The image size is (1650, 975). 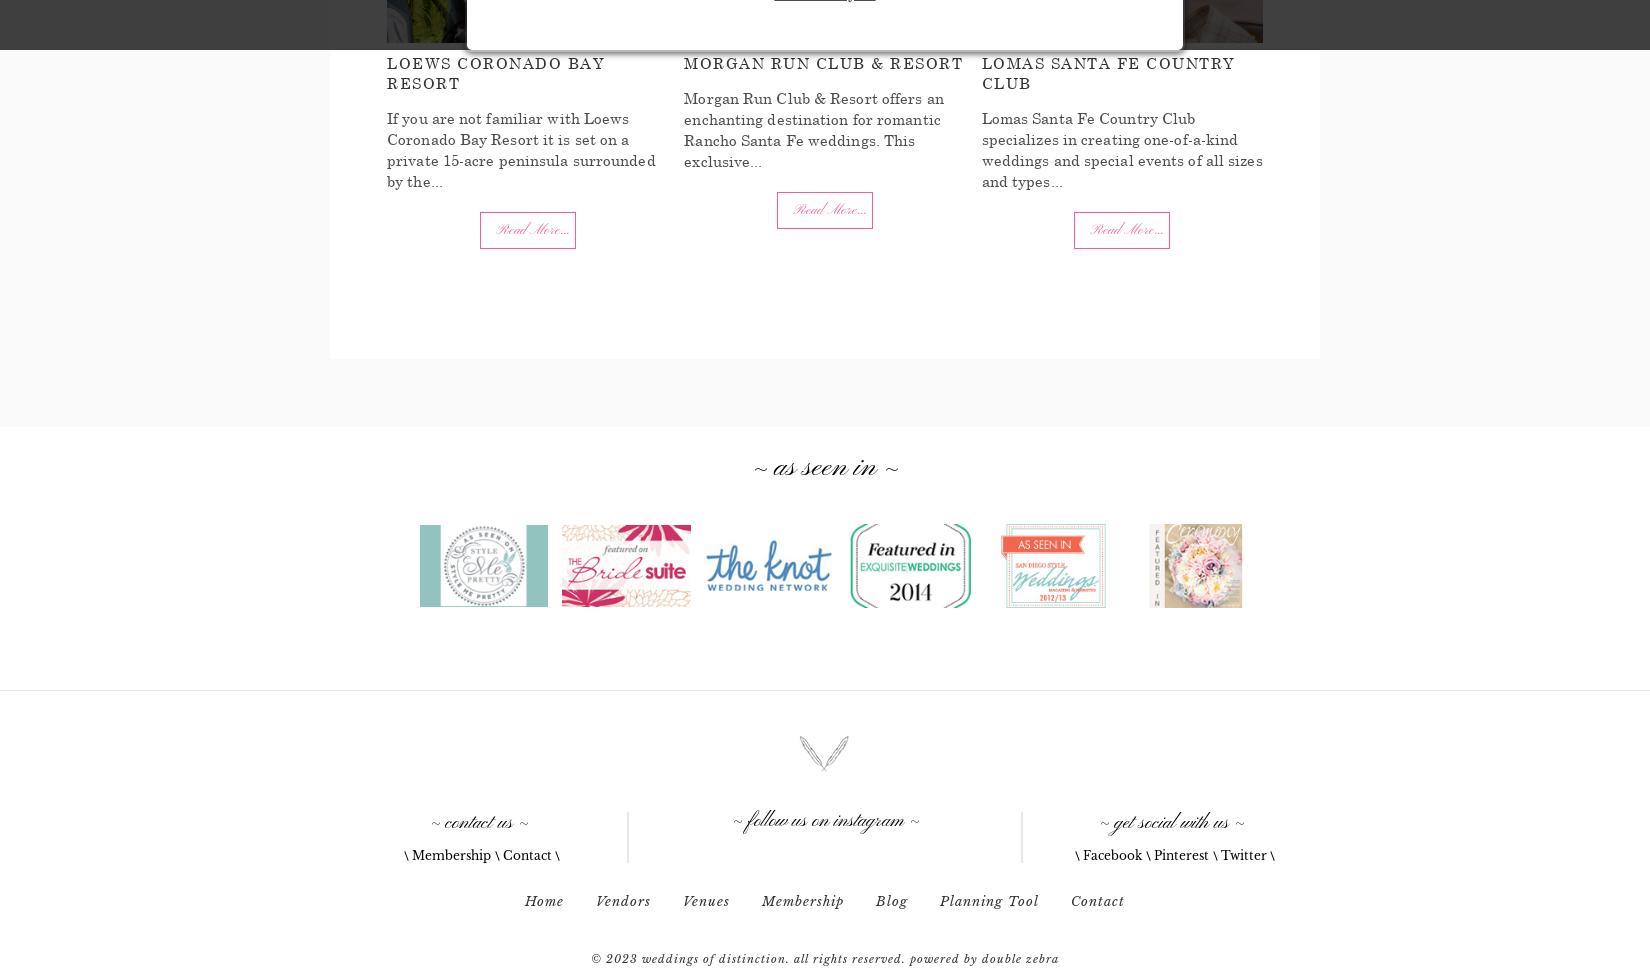 I want to click on 'Morgan Run Club & Resort', so click(x=822, y=62).